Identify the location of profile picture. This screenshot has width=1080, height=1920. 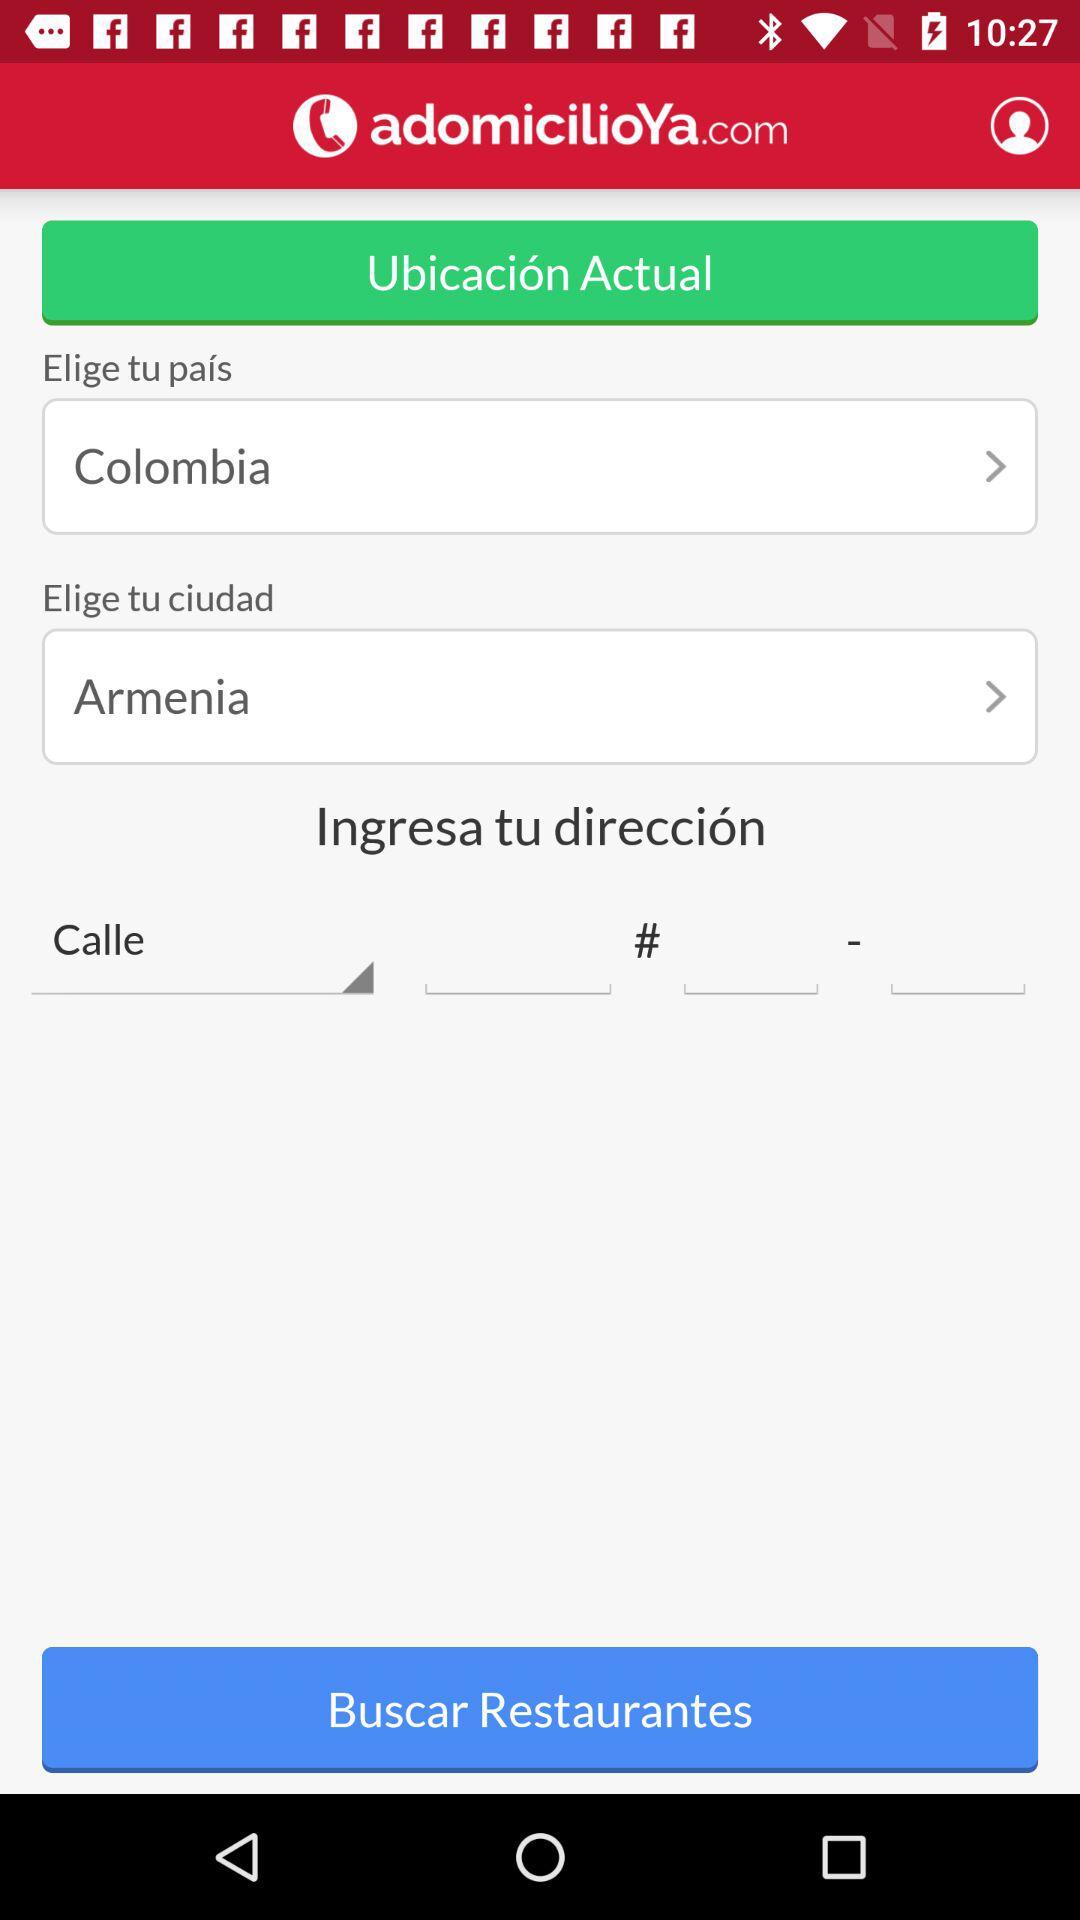
(1019, 124).